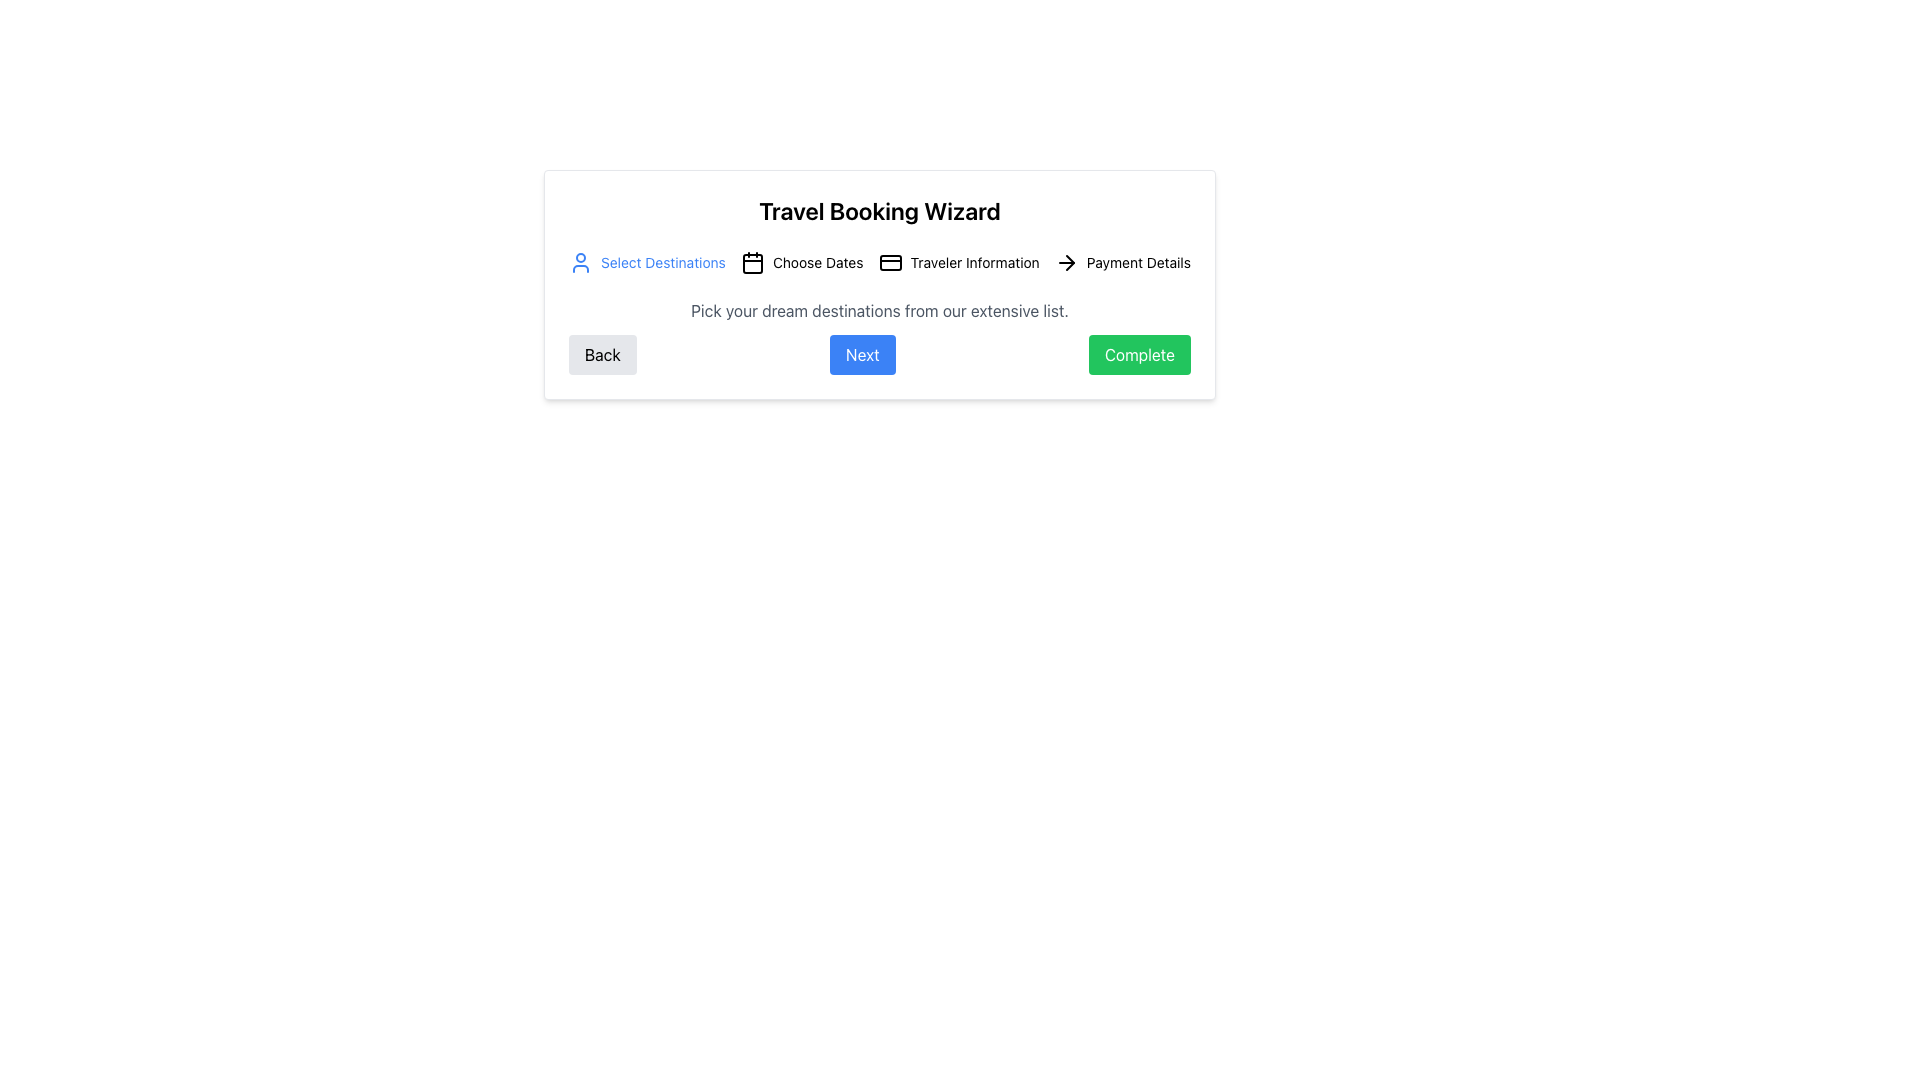  What do you see at coordinates (802, 261) in the screenshot?
I see `the second navigation label with an icon, located between 'Select Destinations' and 'Traveler Information'` at bounding box center [802, 261].